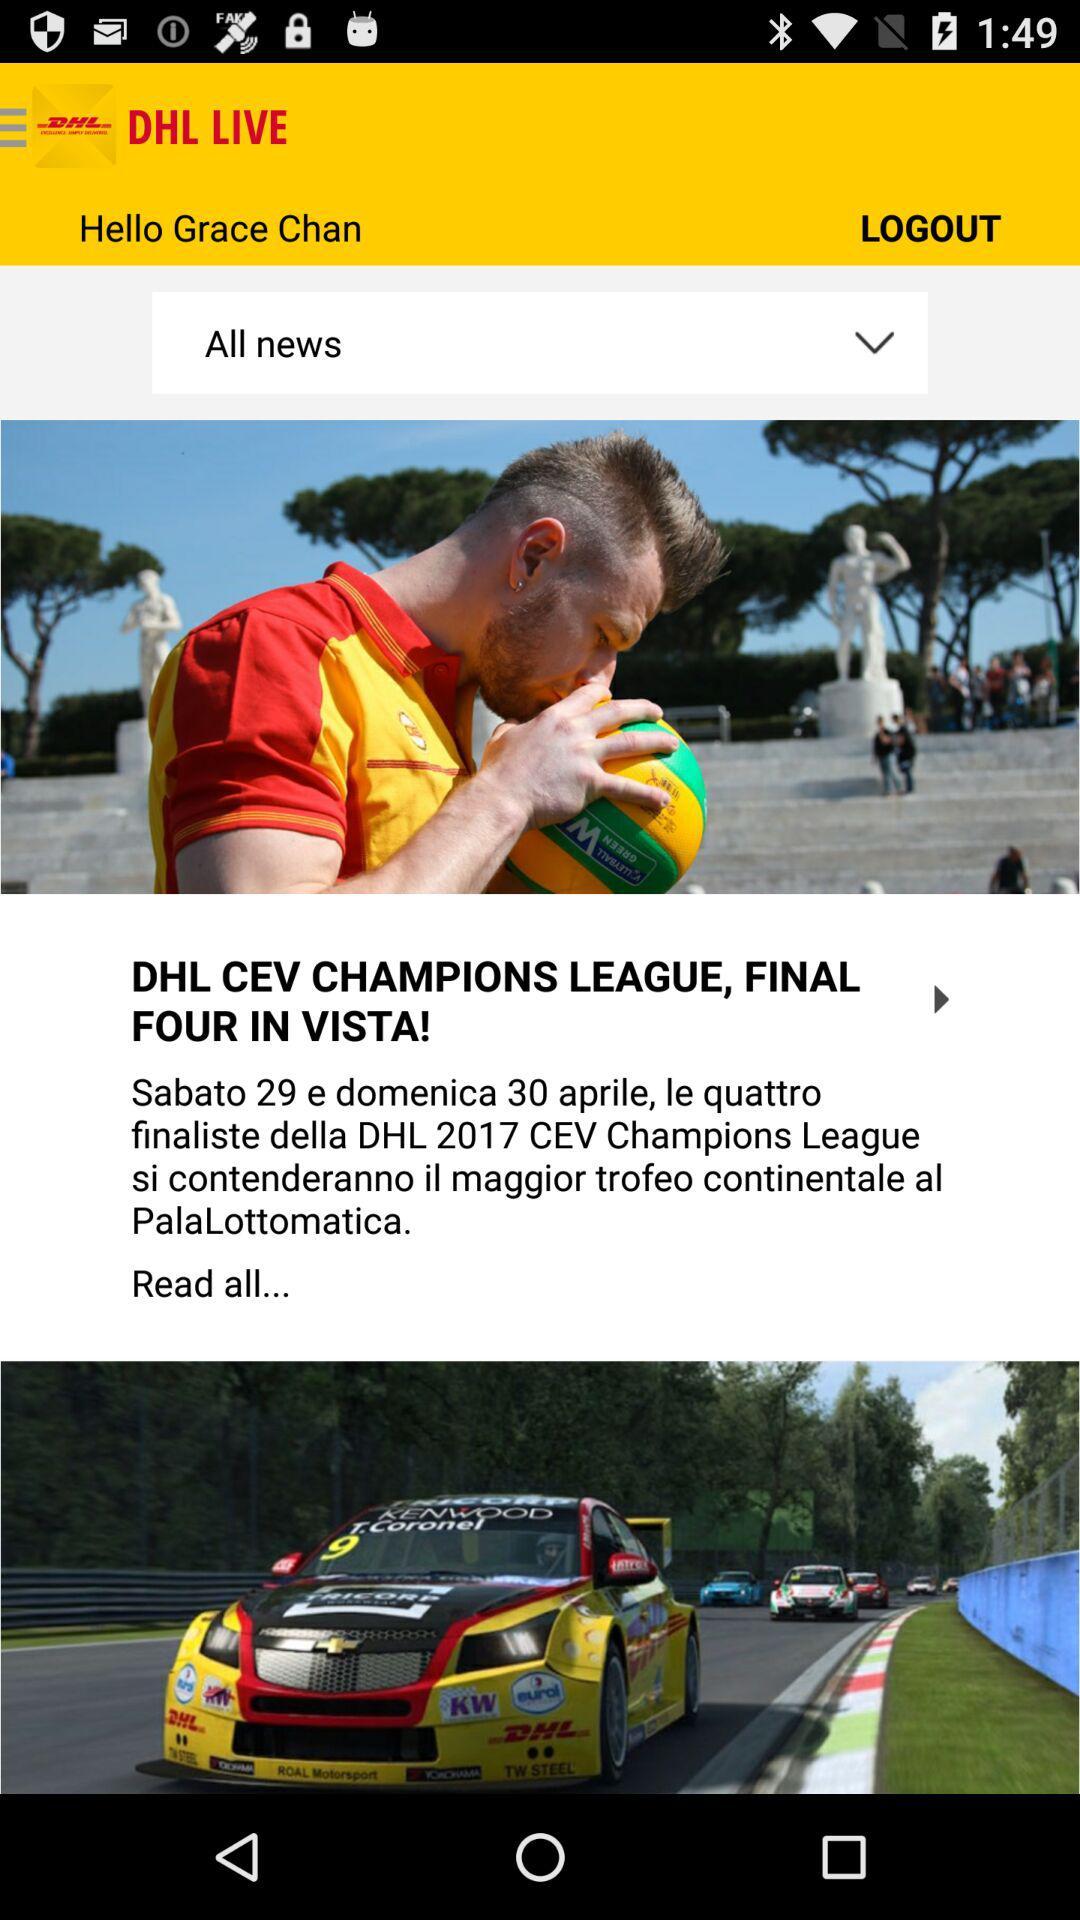  Describe the element at coordinates (540, 1155) in the screenshot. I see `app below dhl cev champions app` at that location.